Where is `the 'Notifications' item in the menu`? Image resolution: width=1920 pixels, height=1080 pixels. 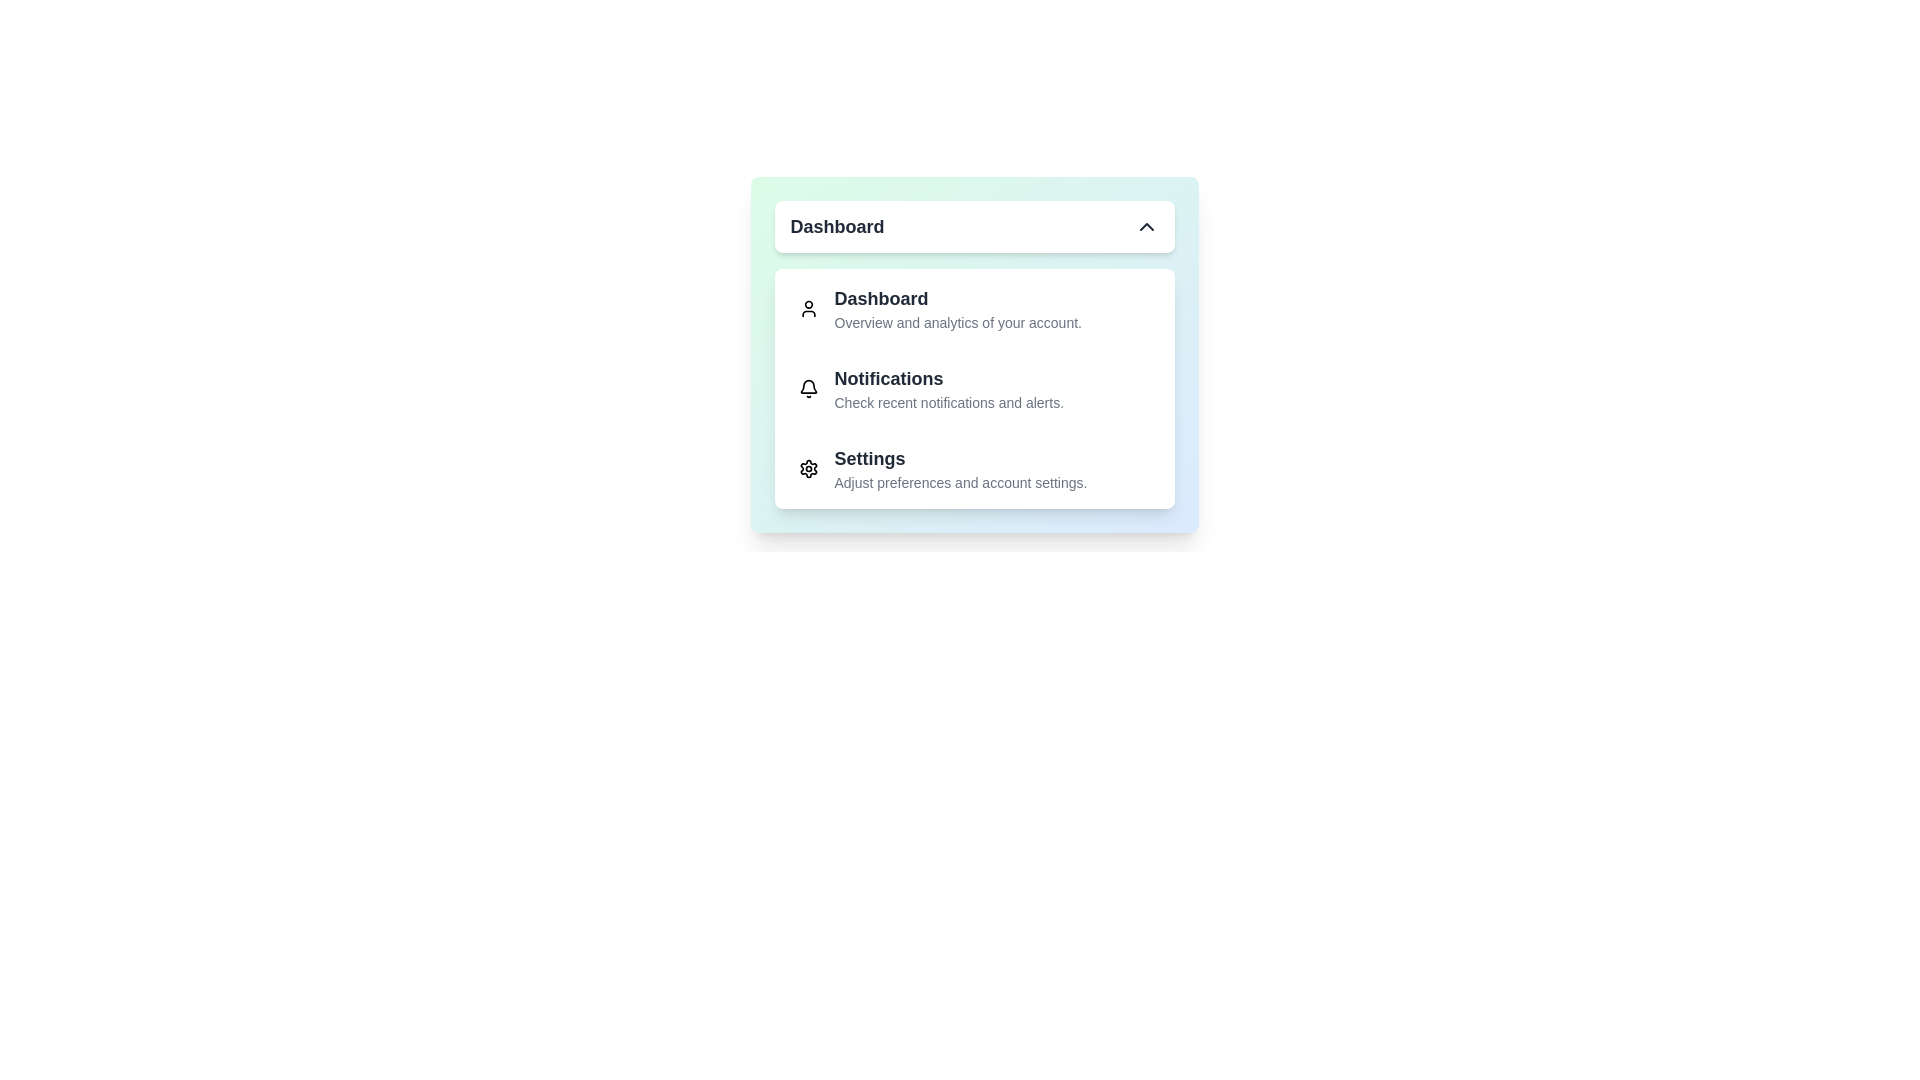 the 'Notifications' item in the menu is located at coordinates (974, 389).